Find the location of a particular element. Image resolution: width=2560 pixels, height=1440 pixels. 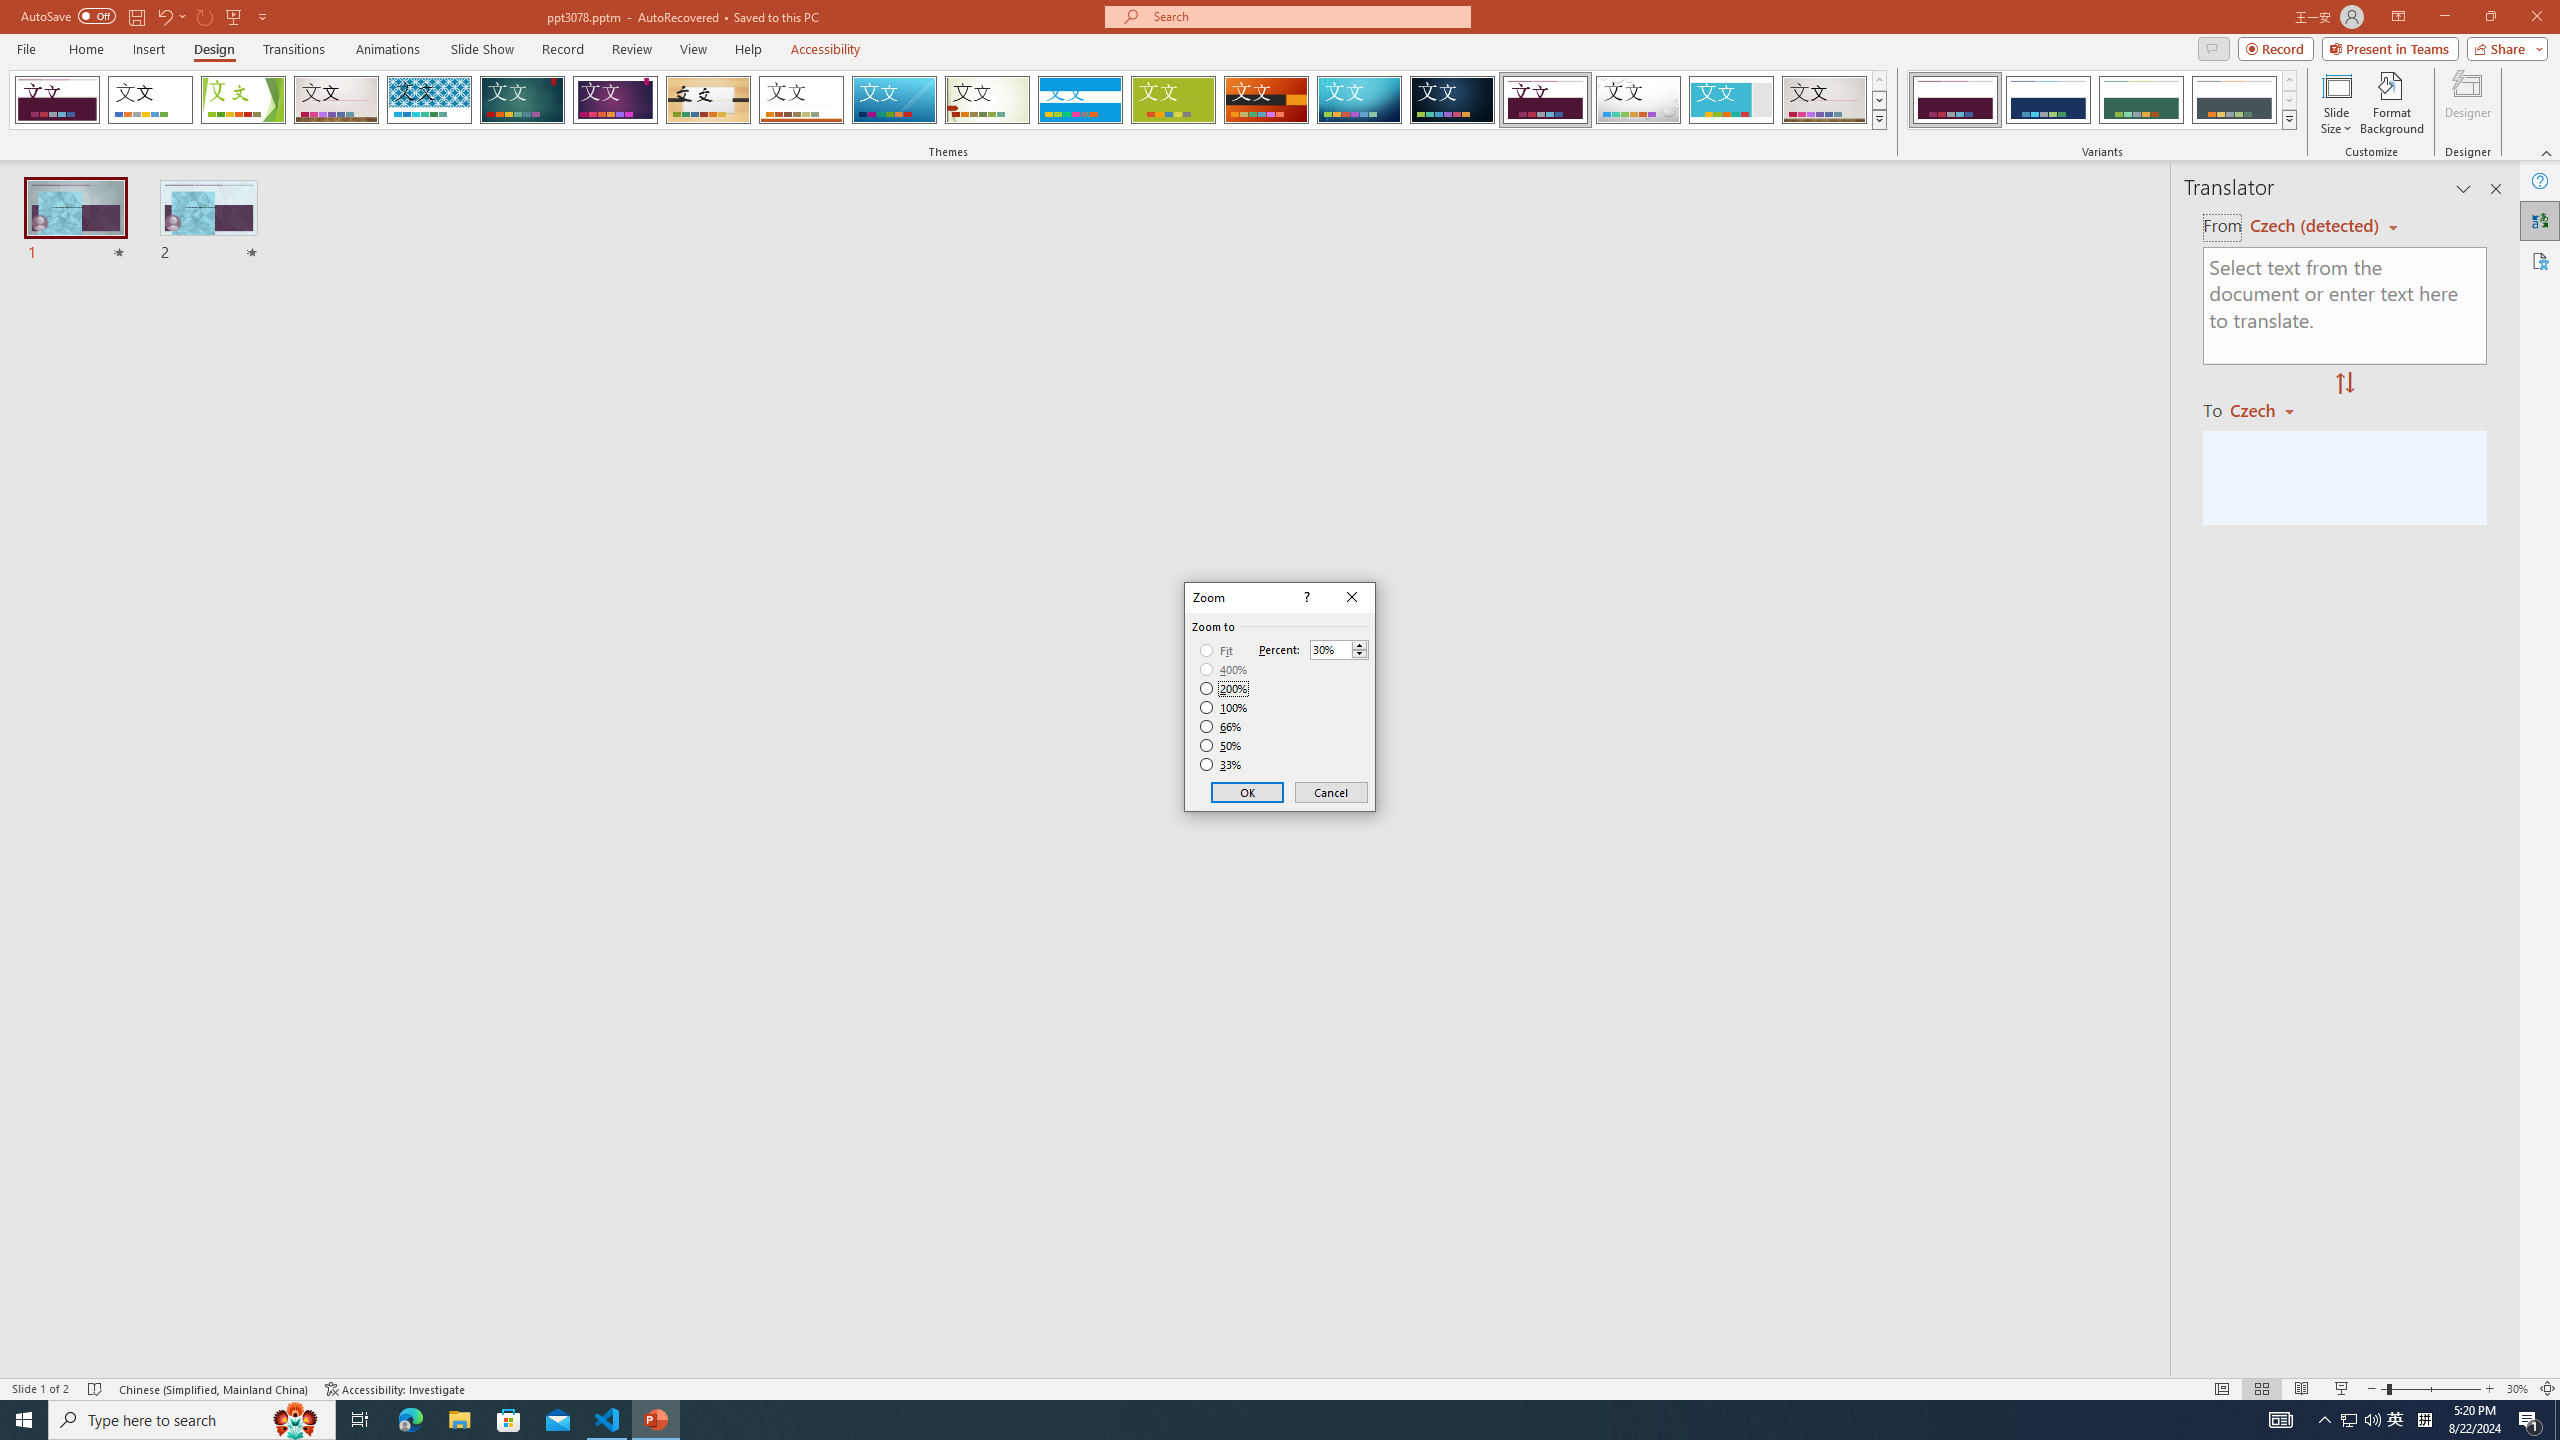

'Percent' is located at coordinates (1340, 648).